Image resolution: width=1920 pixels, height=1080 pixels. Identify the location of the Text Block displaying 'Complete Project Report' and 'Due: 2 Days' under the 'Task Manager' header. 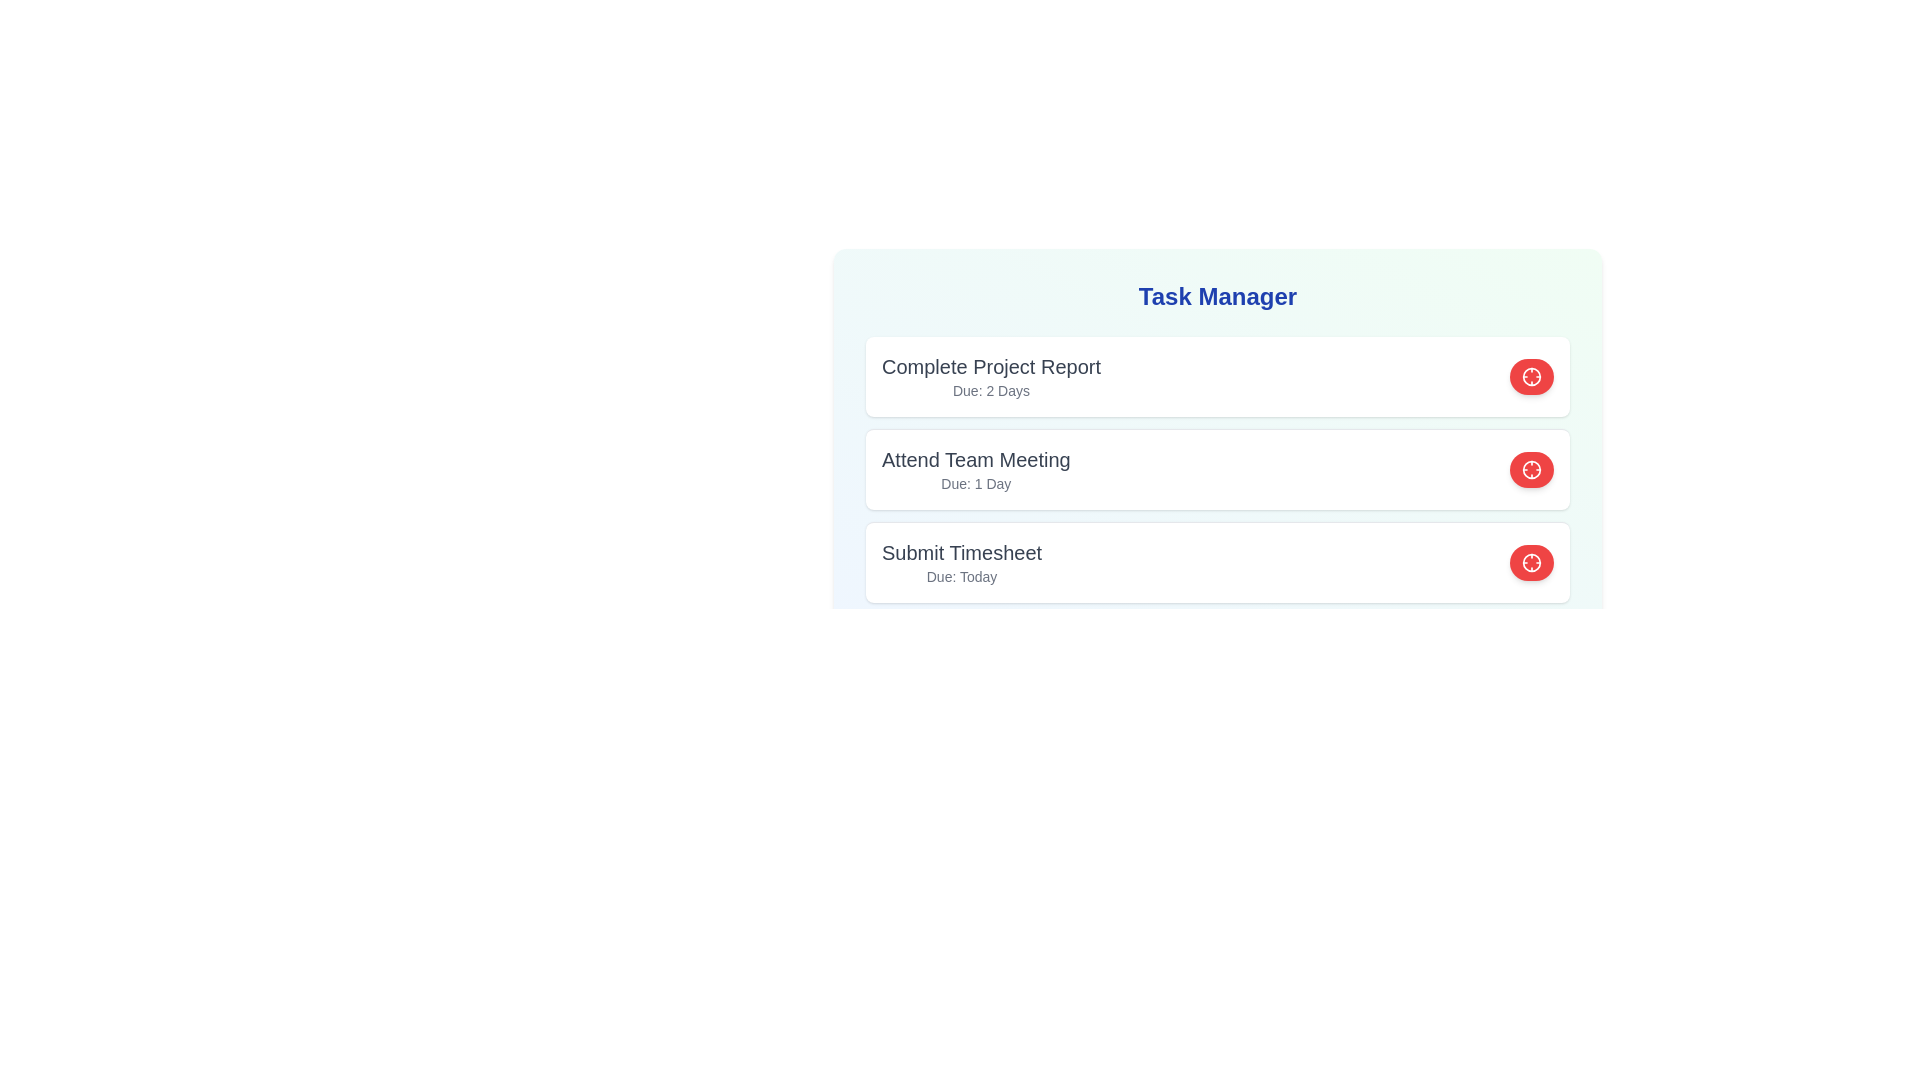
(991, 377).